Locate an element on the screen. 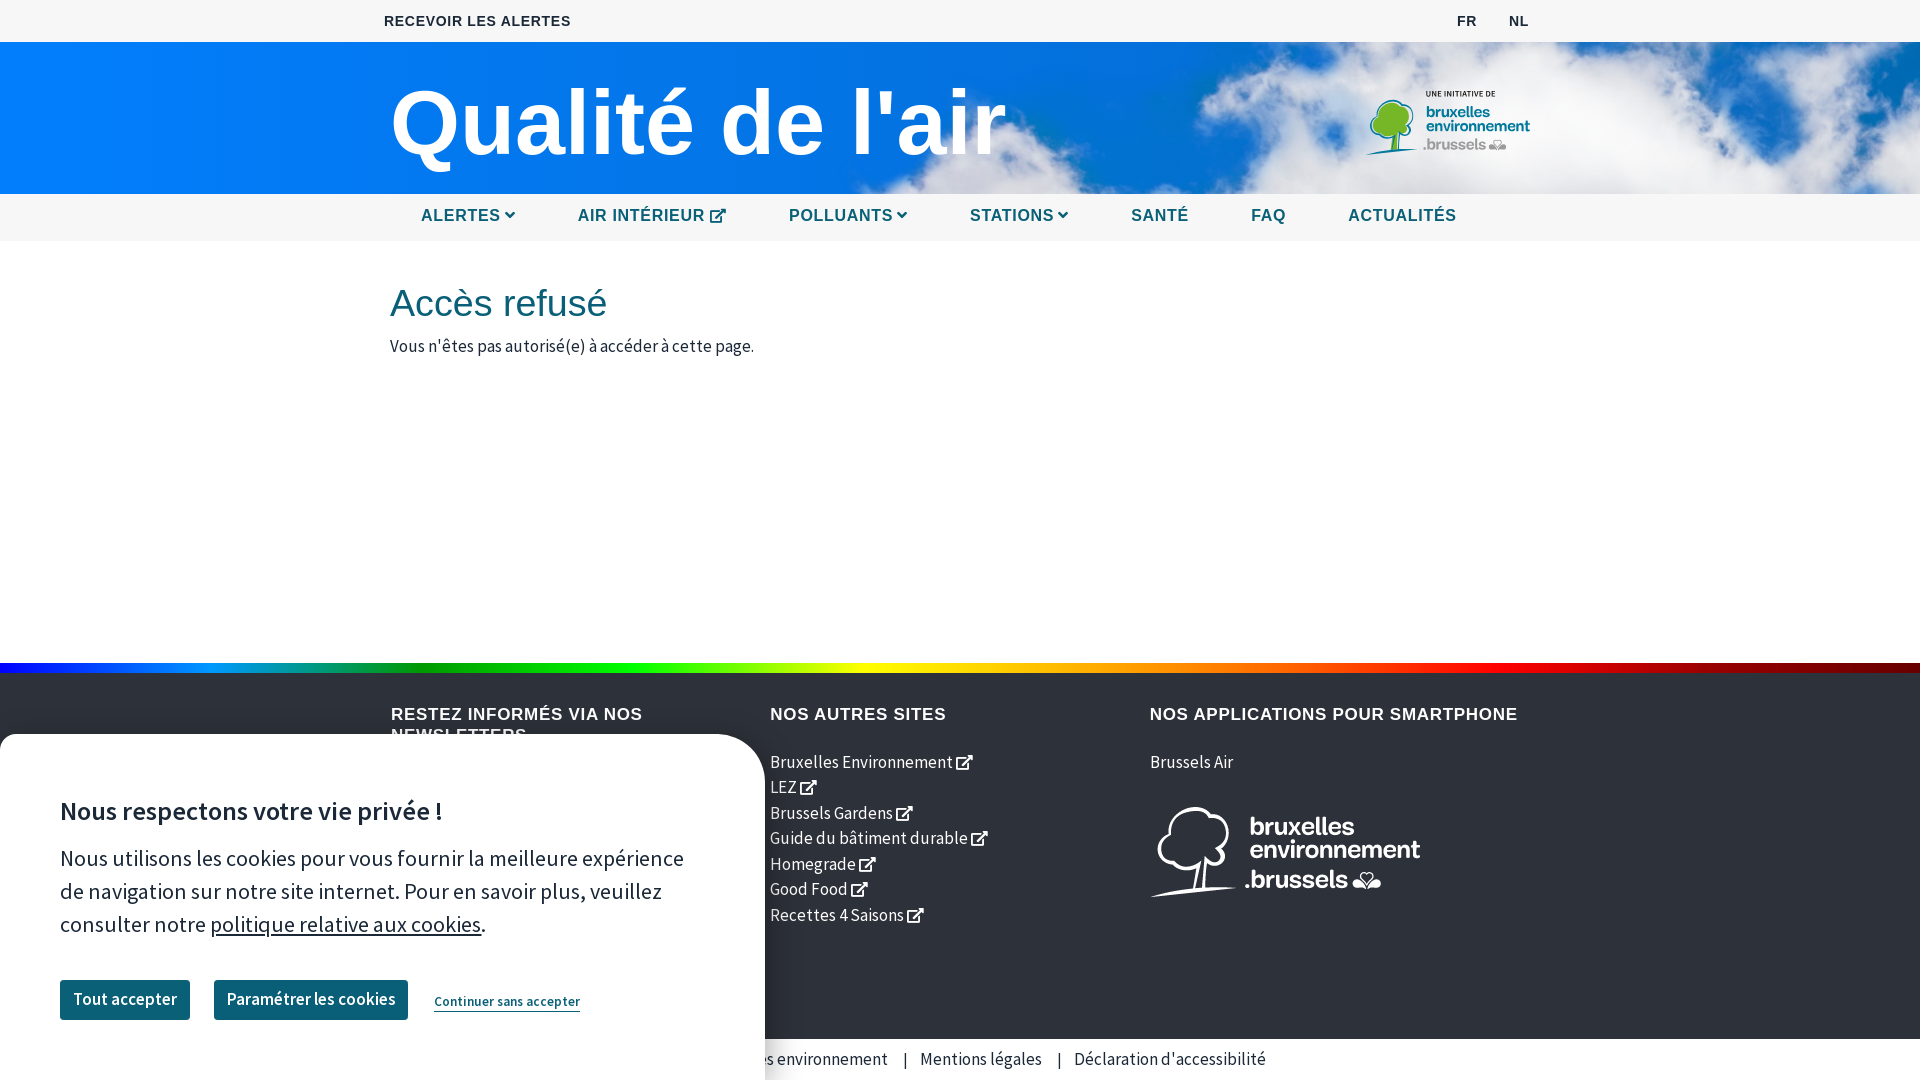 The height and width of the screenshot is (1080, 1920). 'politique relative aux cookies' is located at coordinates (345, 924).